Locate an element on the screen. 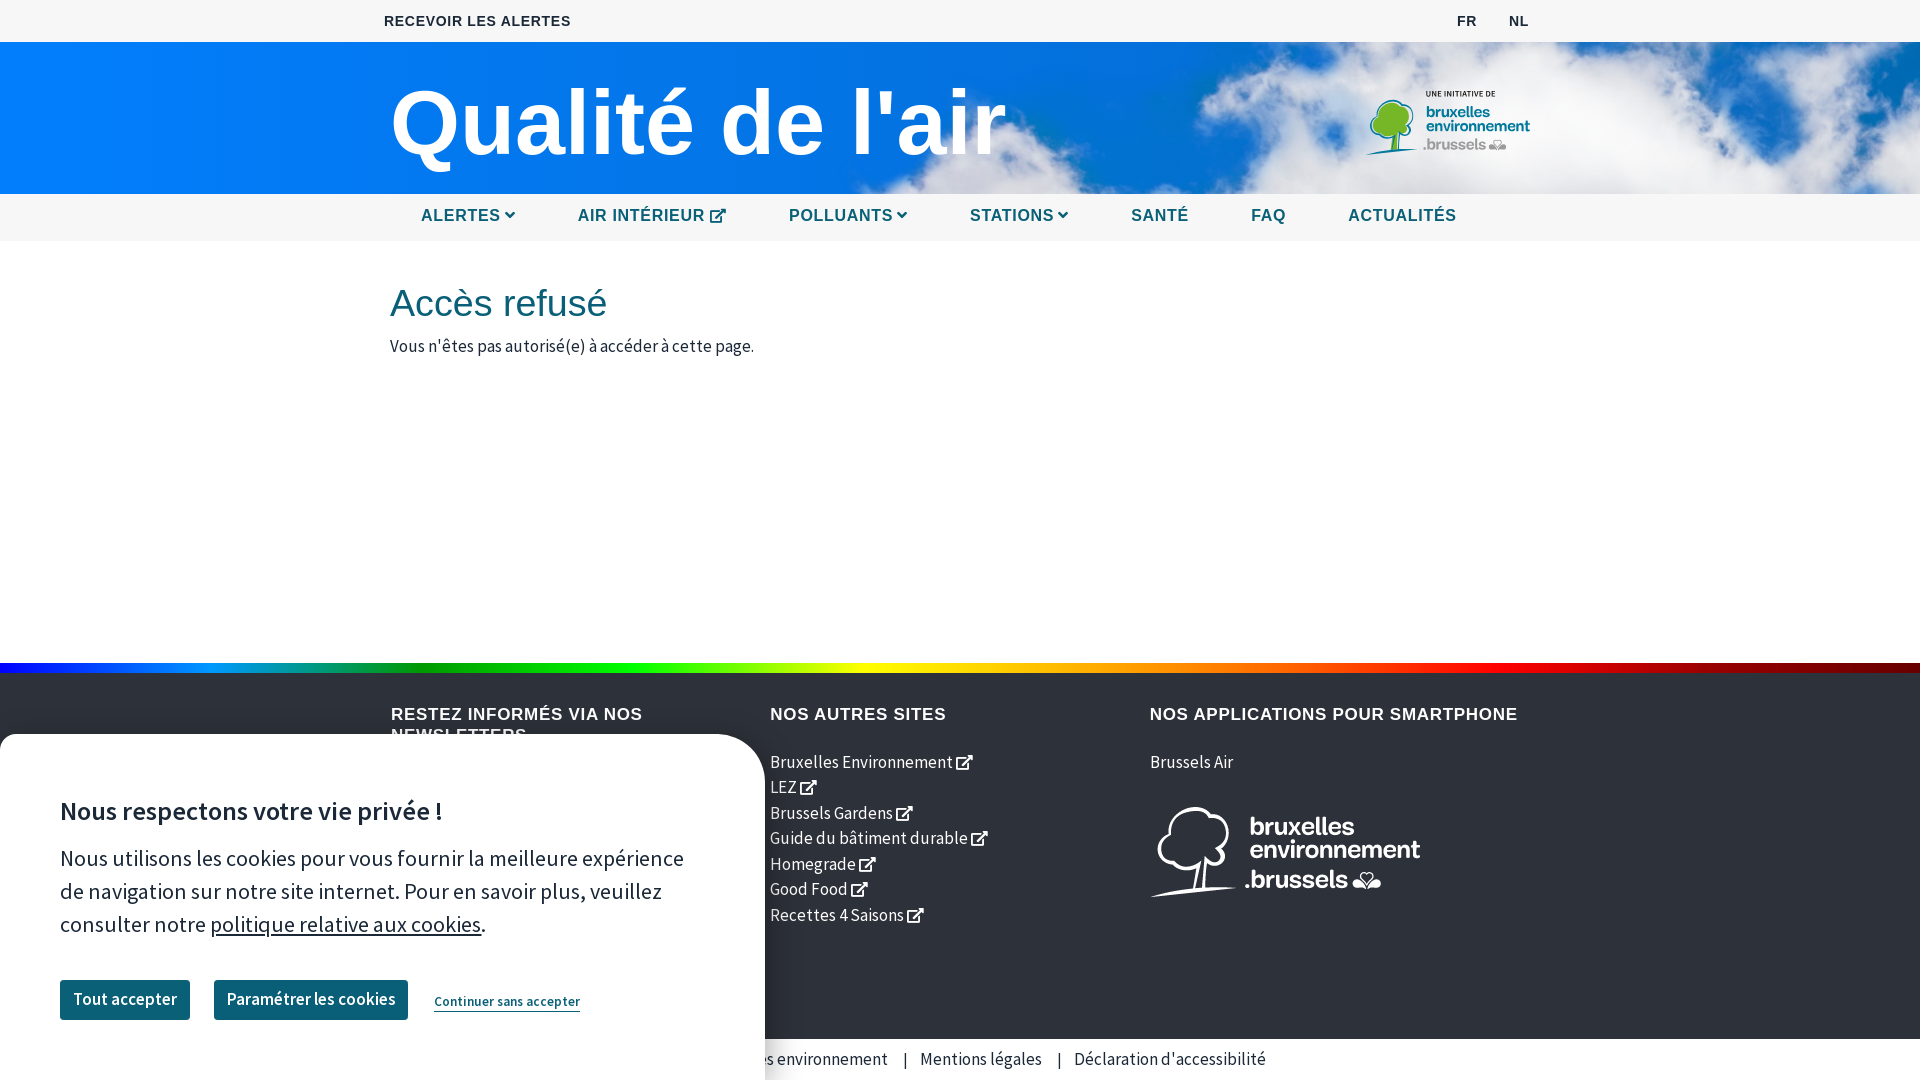 The height and width of the screenshot is (1080, 1920). 'politique relative aux cookies' is located at coordinates (345, 924).